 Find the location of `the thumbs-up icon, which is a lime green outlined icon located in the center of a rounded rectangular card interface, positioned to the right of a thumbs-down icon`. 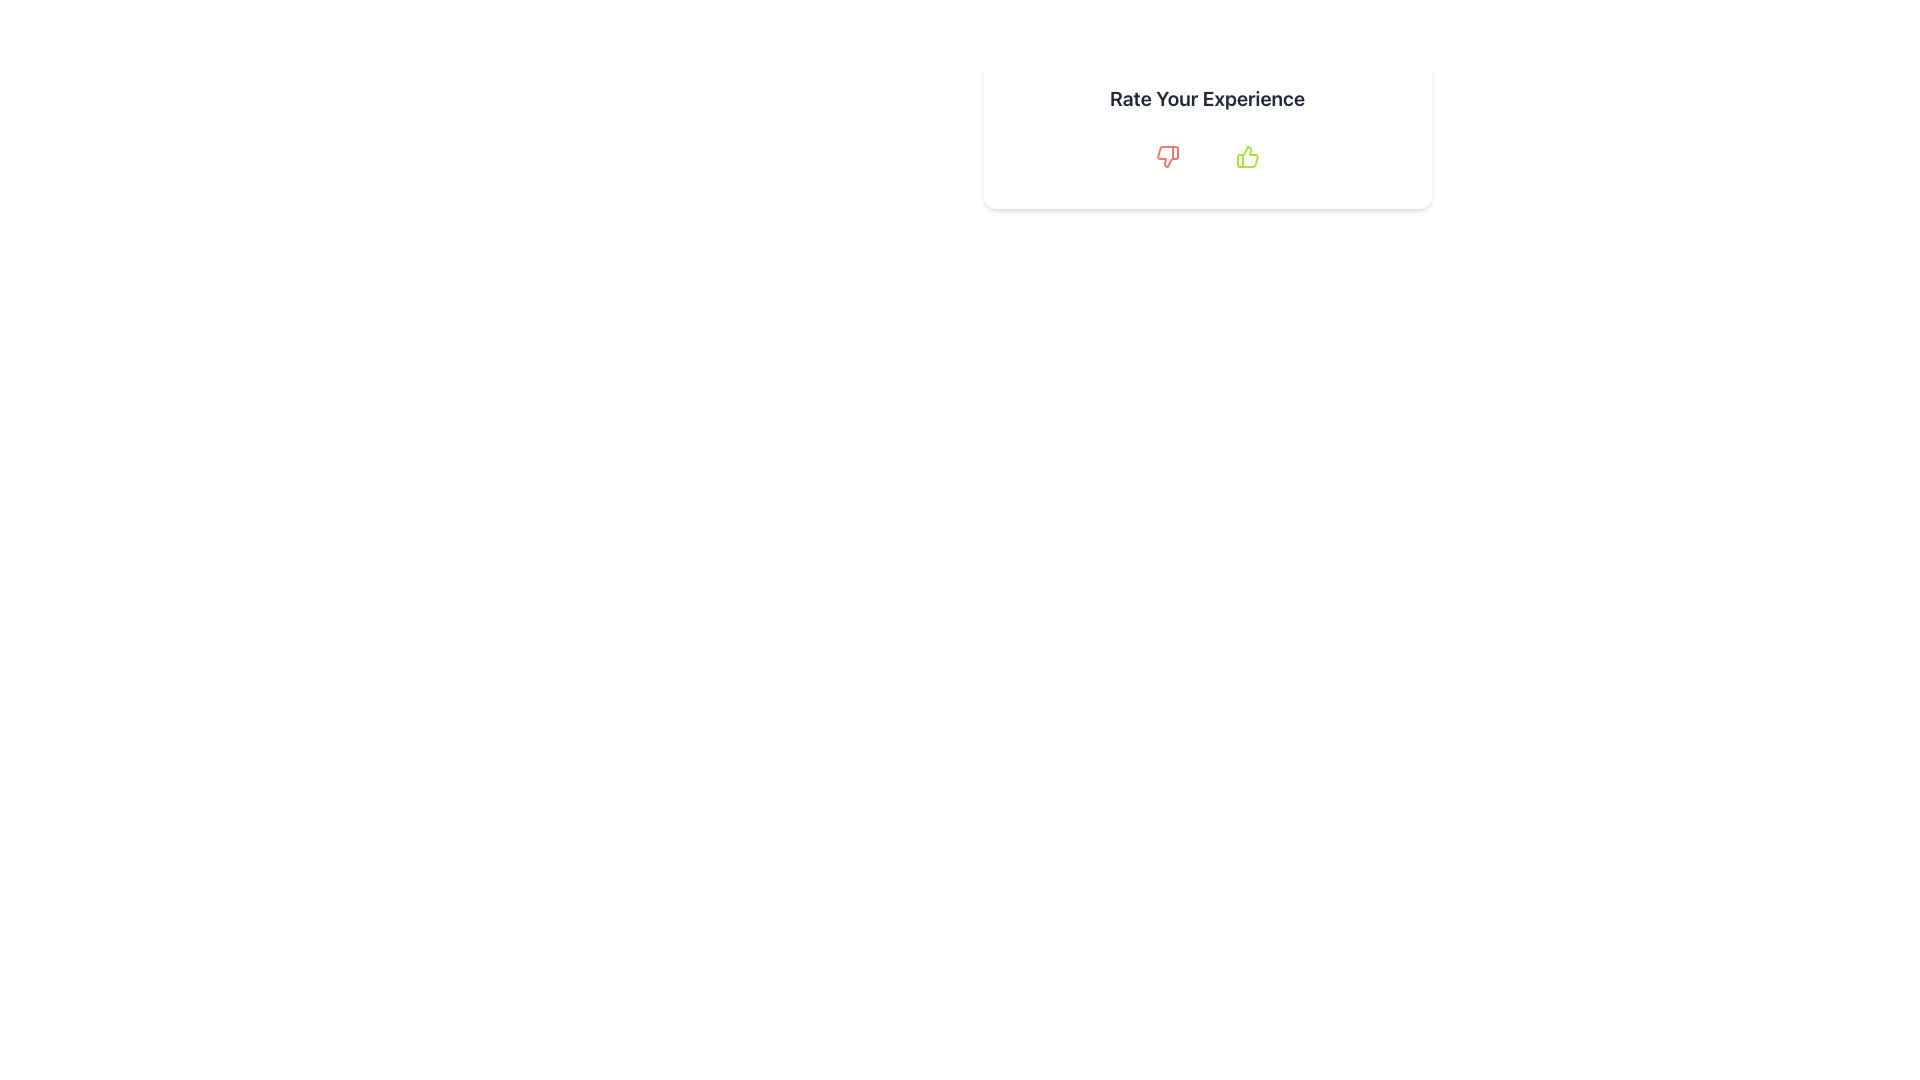

the thumbs-up icon, which is a lime green outlined icon located in the center of a rounded rectangular card interface, positioned to the right of a thumbs-down icon is located at coordinates (1246, 156).